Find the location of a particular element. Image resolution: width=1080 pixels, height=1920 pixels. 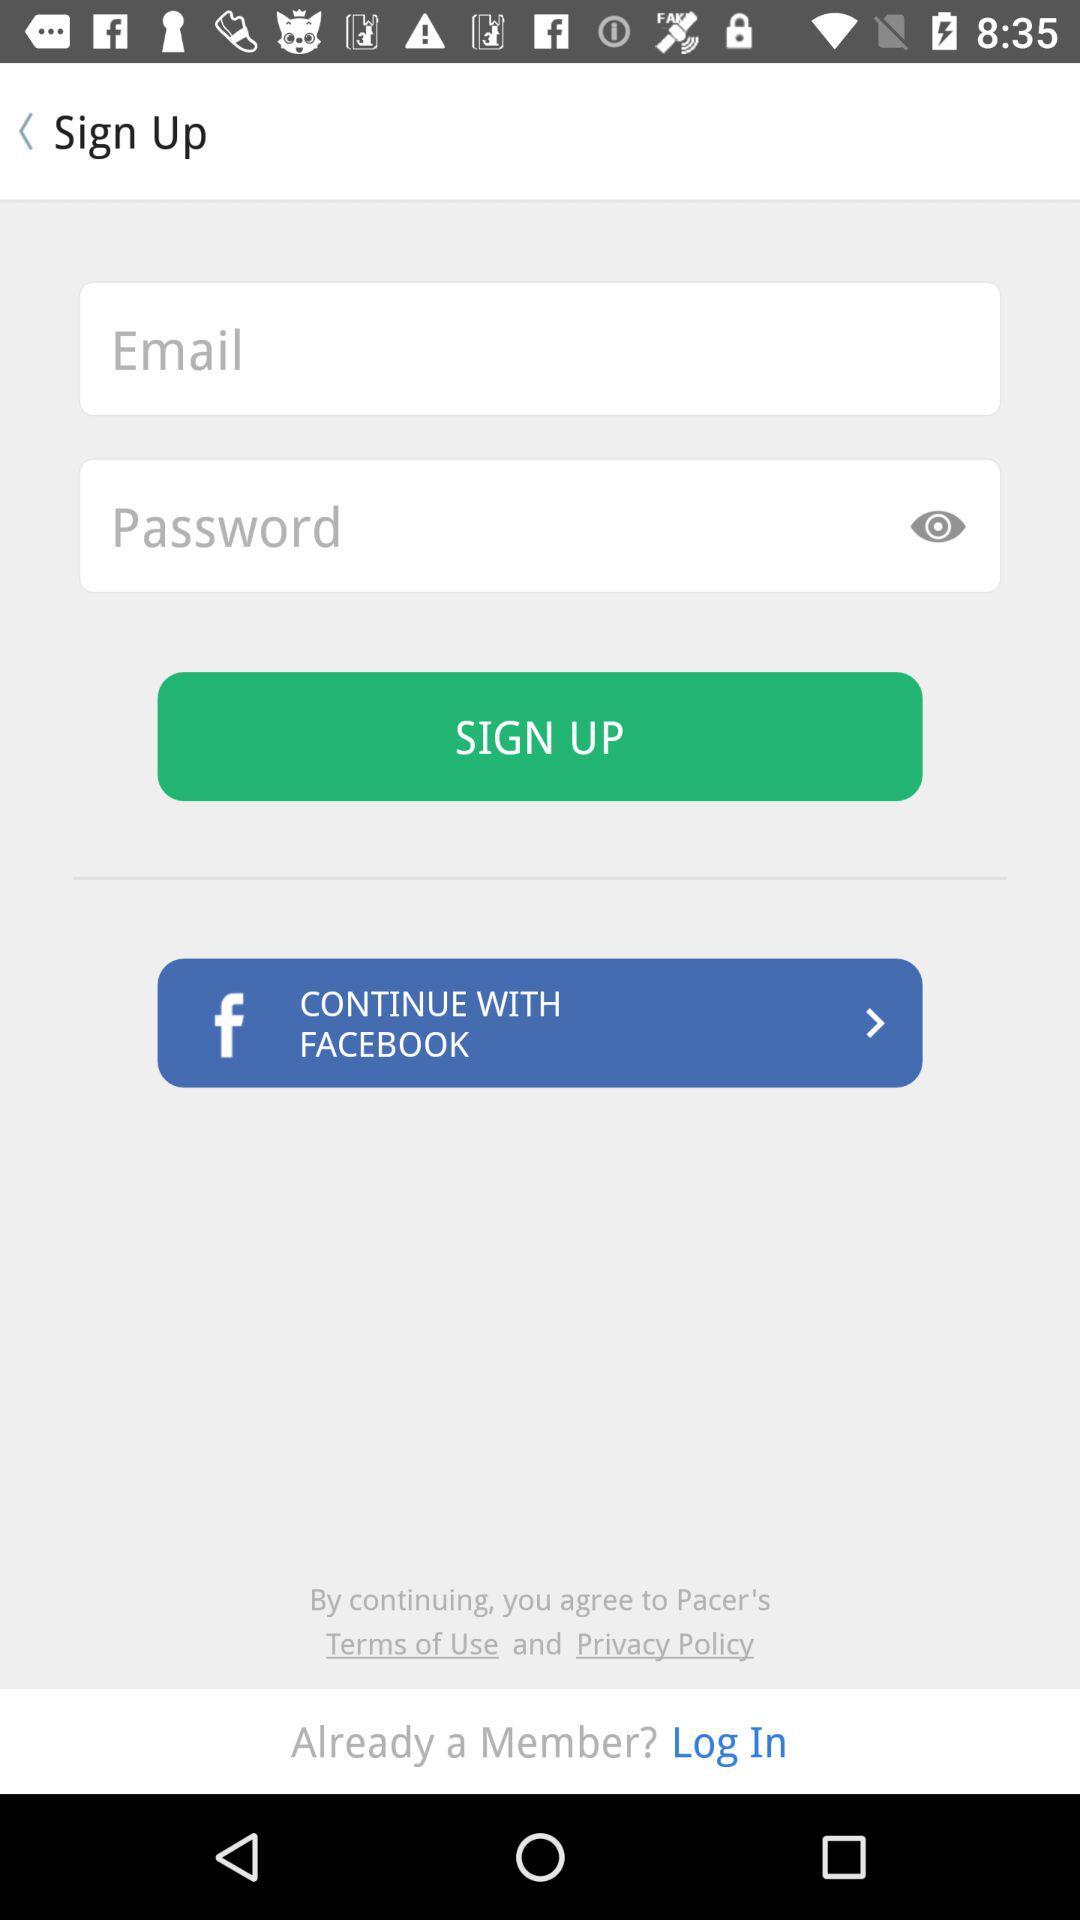

password field is located at coordinates (540, 525).